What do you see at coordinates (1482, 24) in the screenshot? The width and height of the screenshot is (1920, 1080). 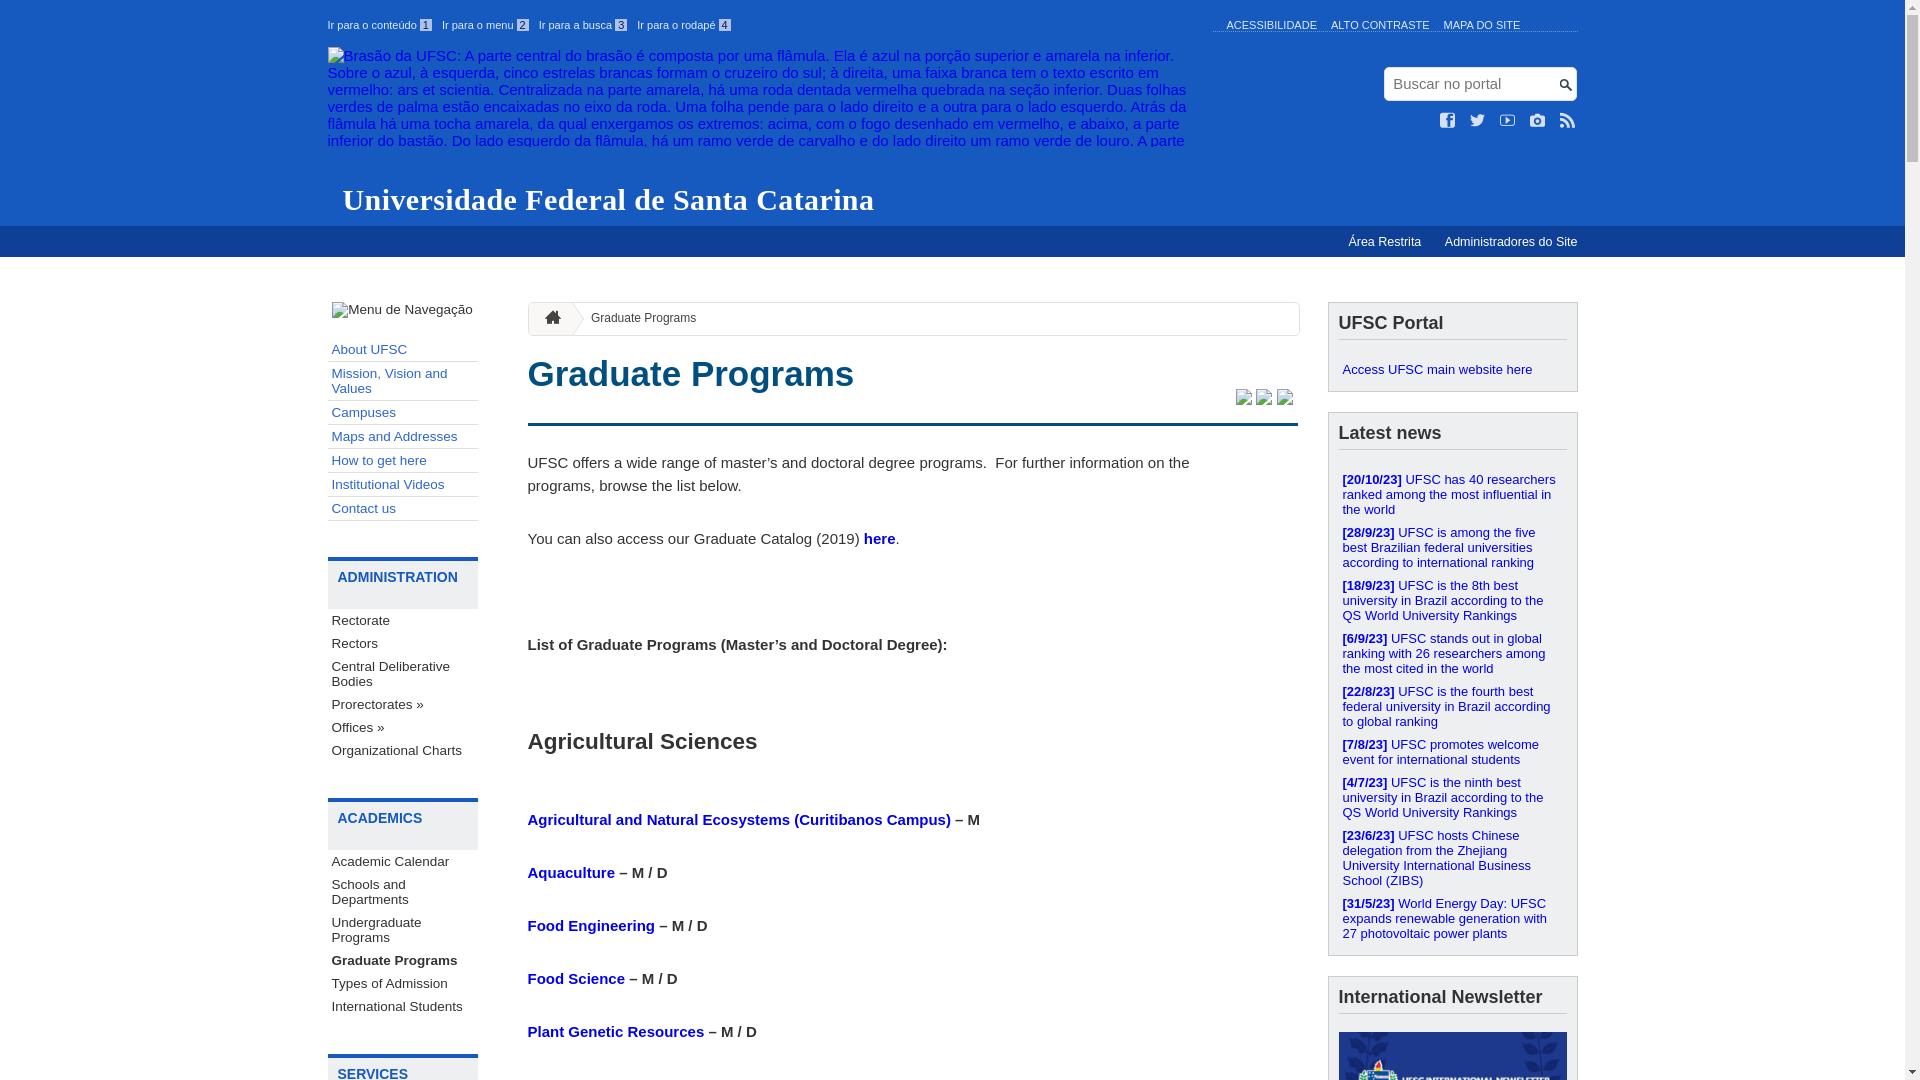 I see `'MAPA DO SITE'` at bounding box center [1482, 24].